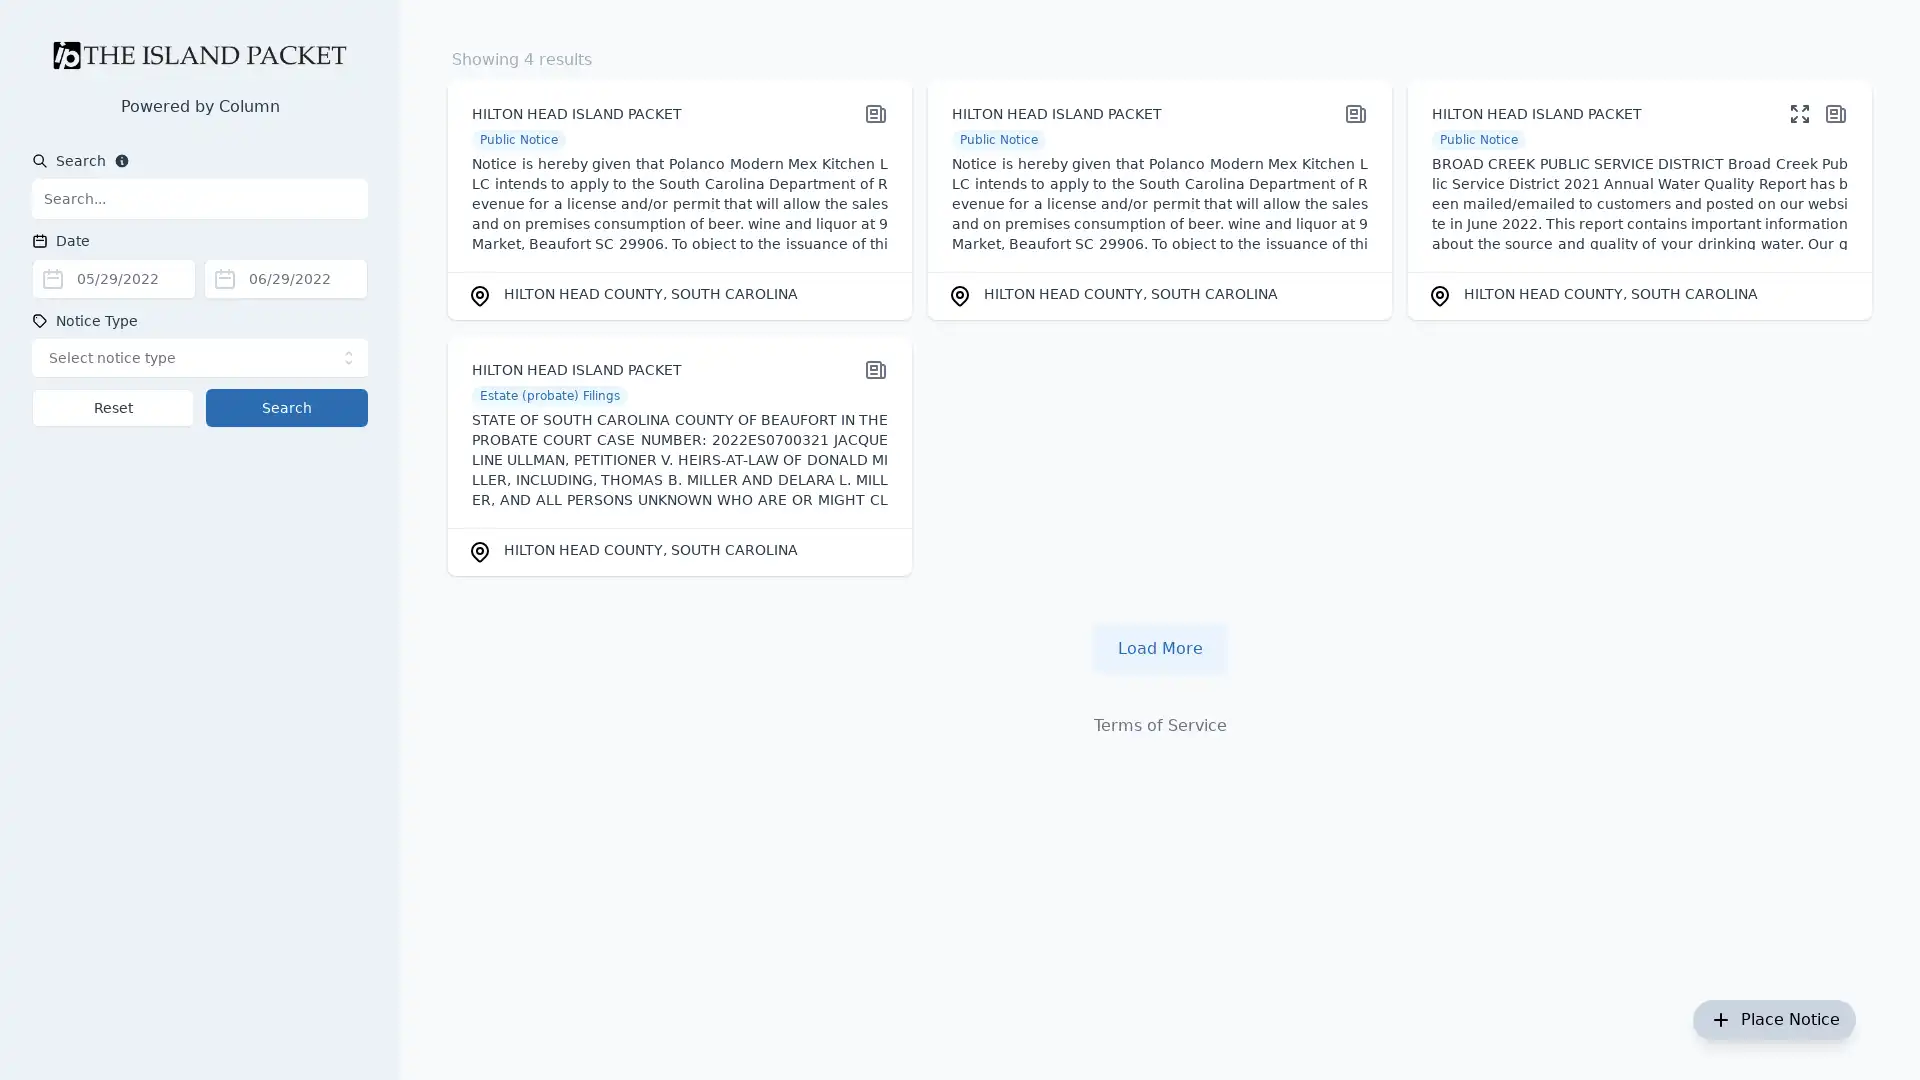  I want to click on Load more notices, so click(1159, 648).